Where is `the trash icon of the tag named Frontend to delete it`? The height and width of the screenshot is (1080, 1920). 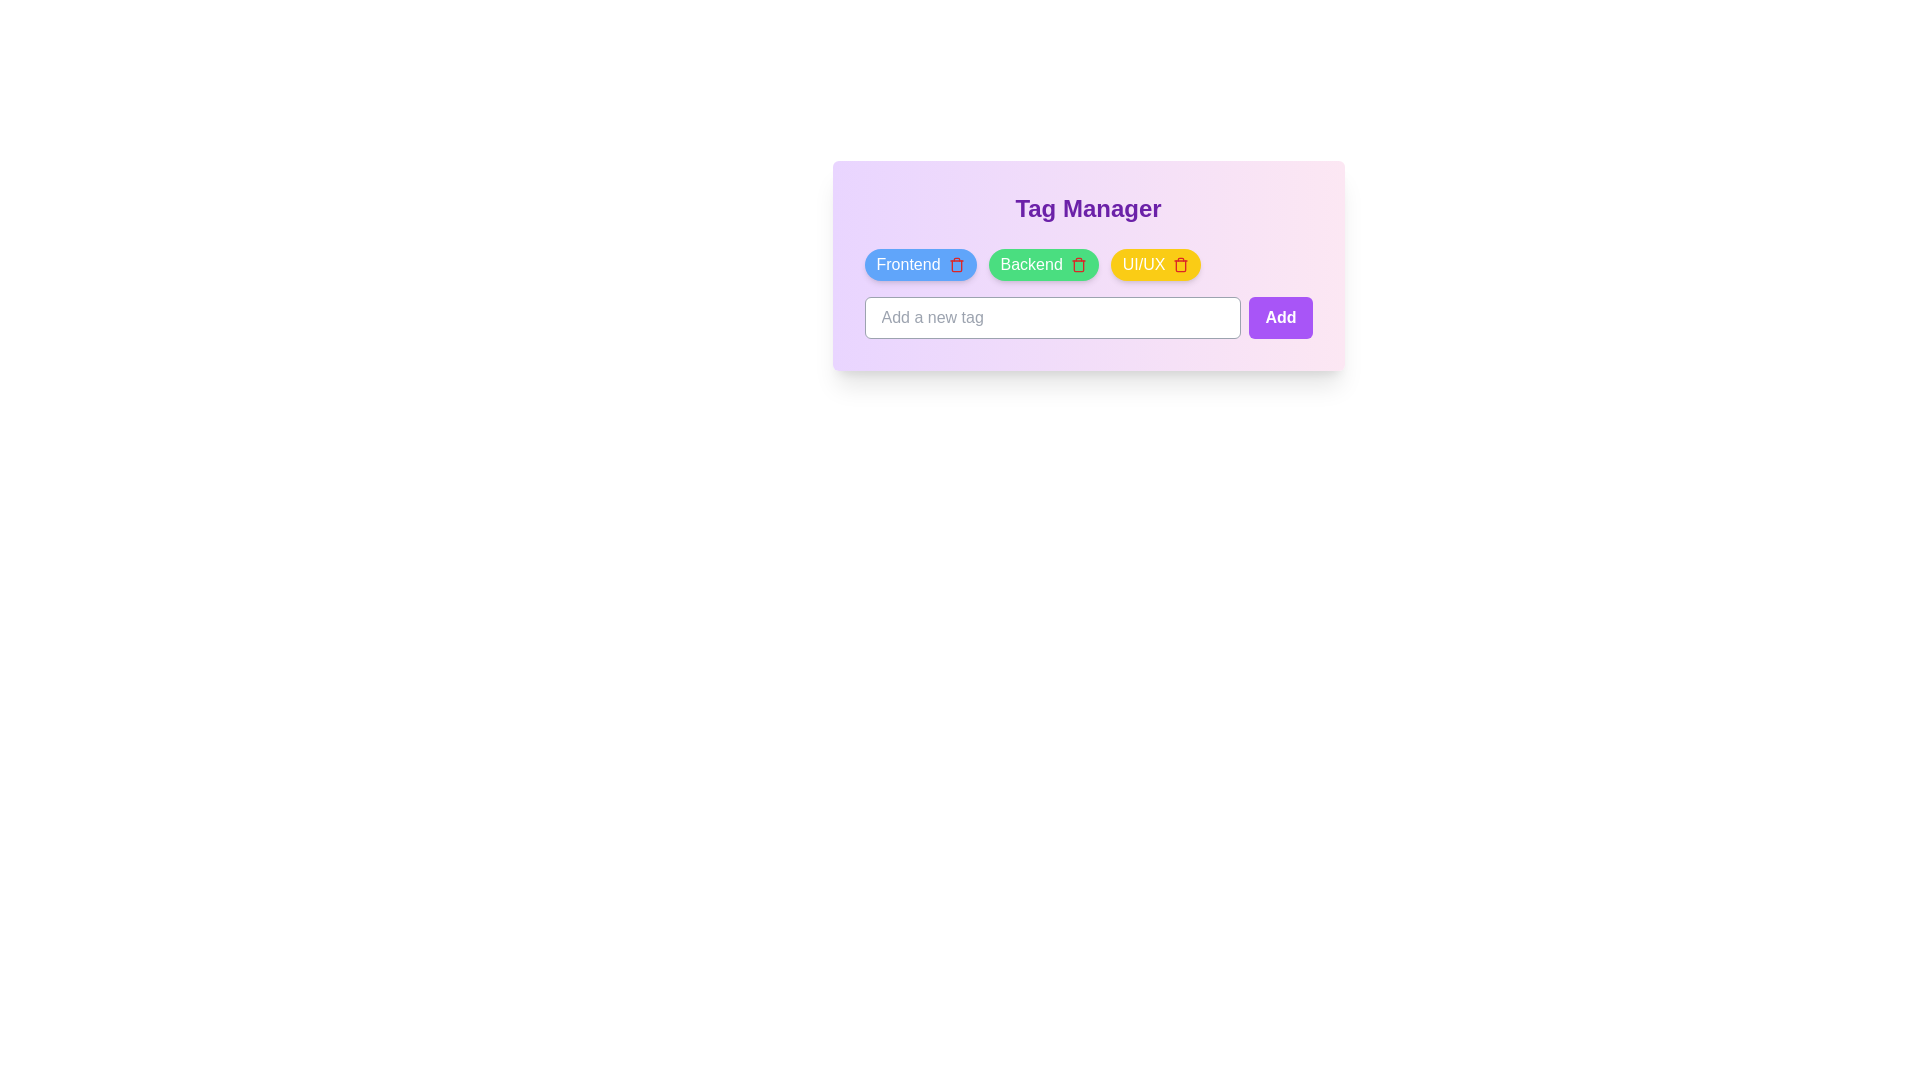
the trash icon of the tag named Frontend to delete it is located at coordinates (955, 264).